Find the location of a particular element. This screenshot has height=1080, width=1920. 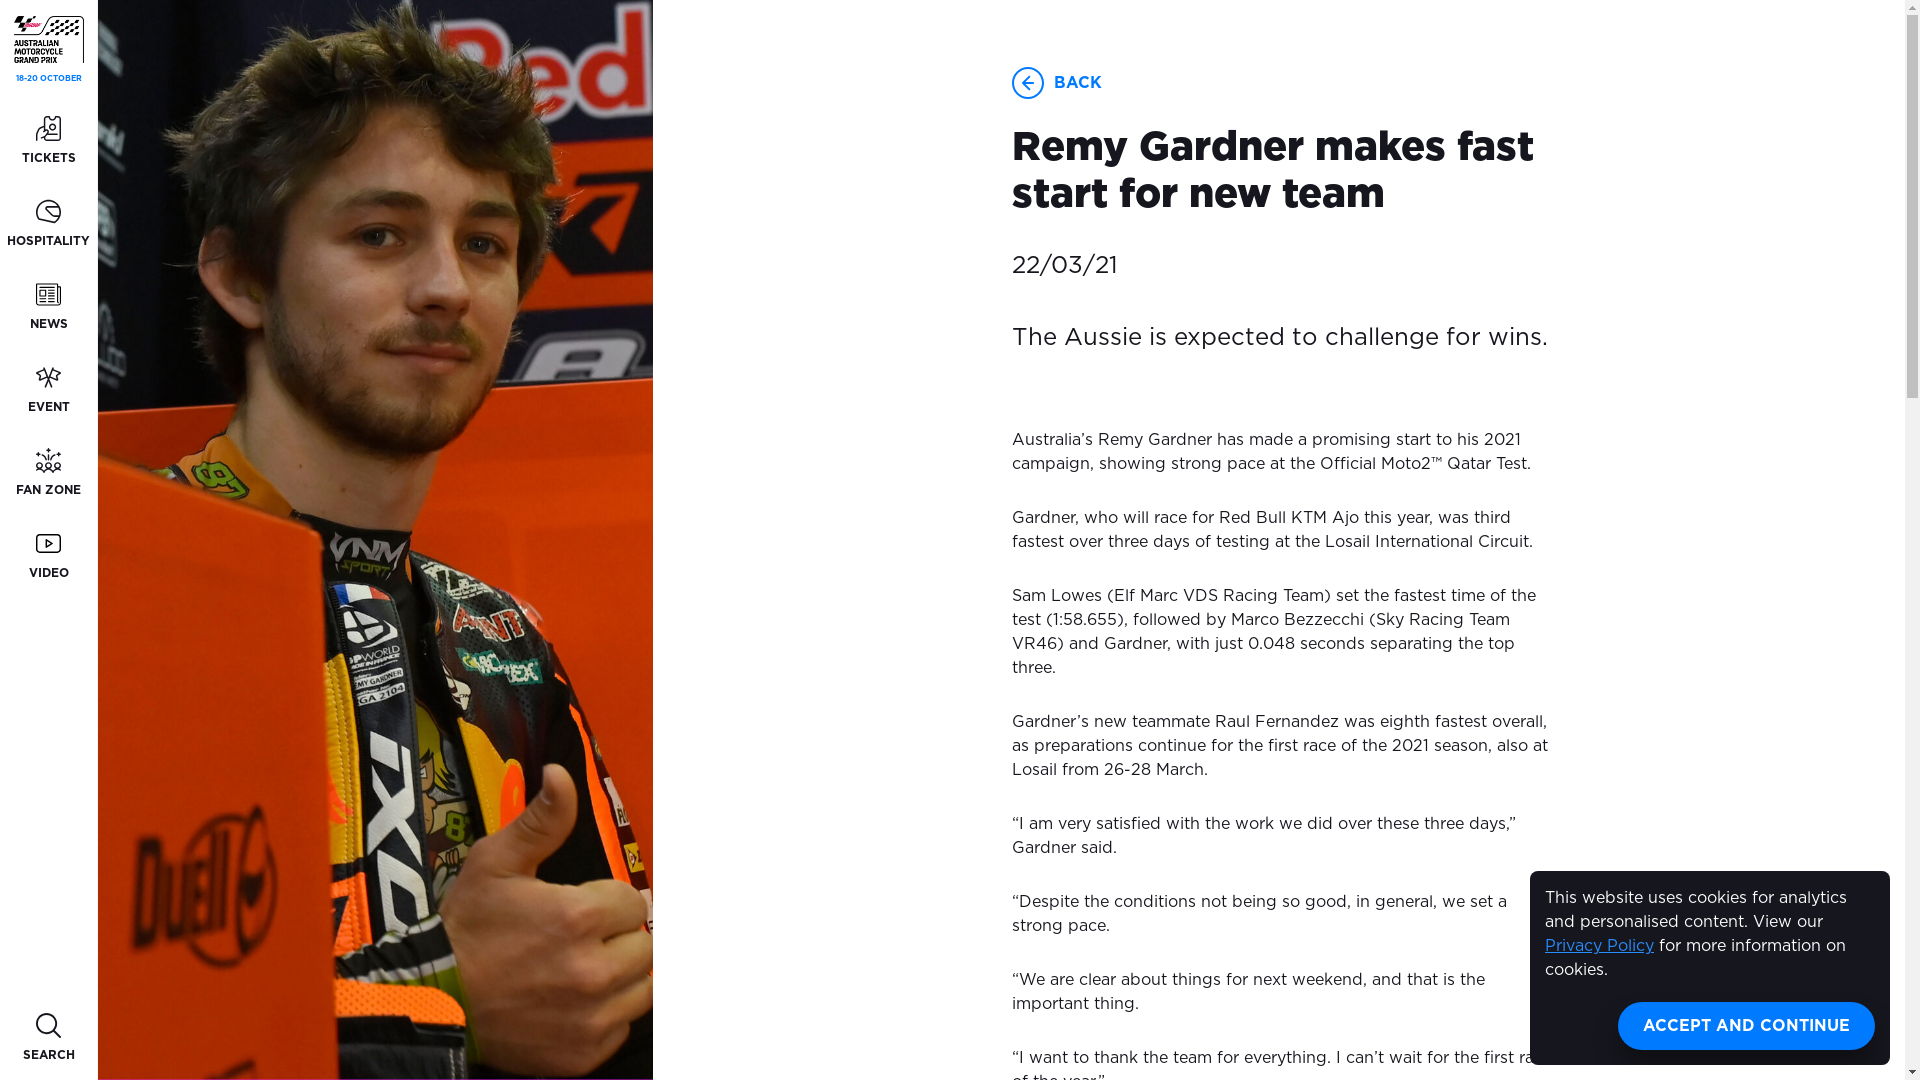

'ACCEPT AND CONTINUE' is located at coordinates (1745, 1026).